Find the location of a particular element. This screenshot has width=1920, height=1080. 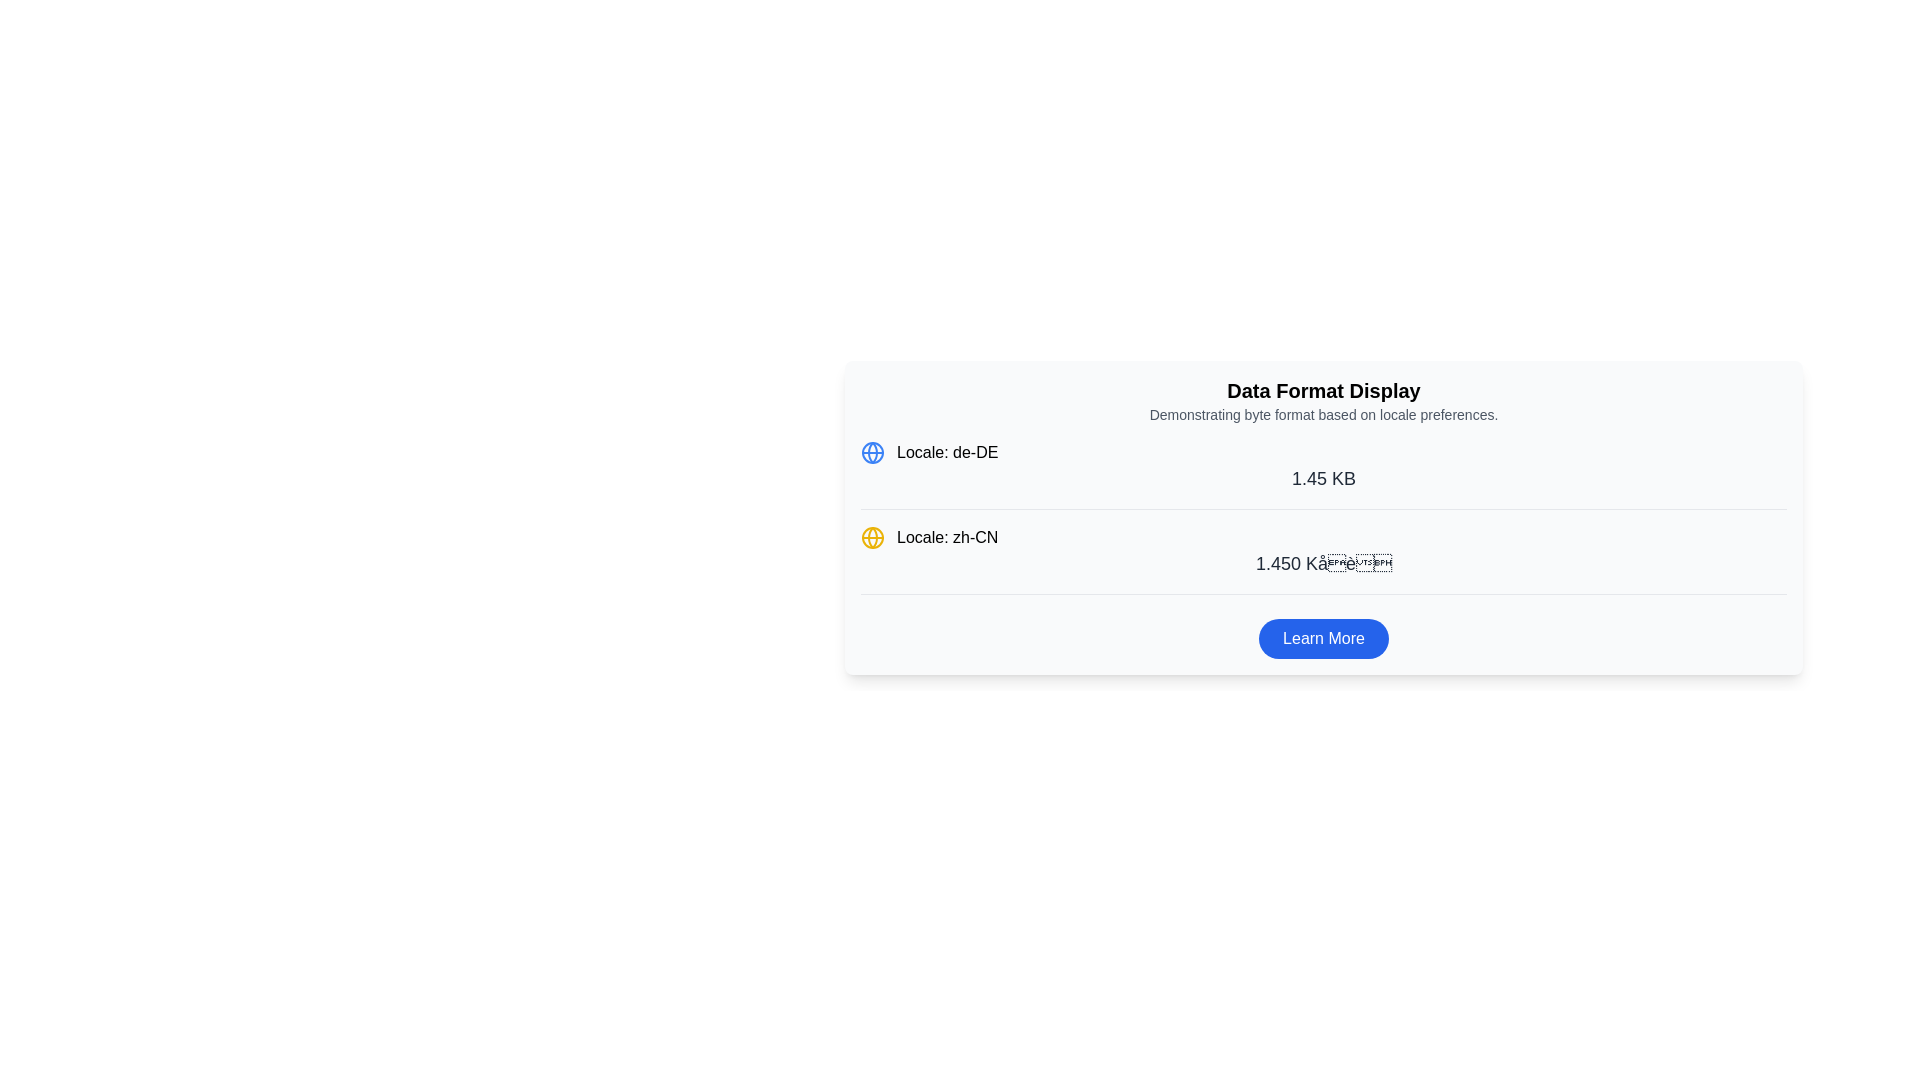

the decorative circle element representing part of the globe icon design located in the upper right part of the interface is located at coordinates (873, 452).